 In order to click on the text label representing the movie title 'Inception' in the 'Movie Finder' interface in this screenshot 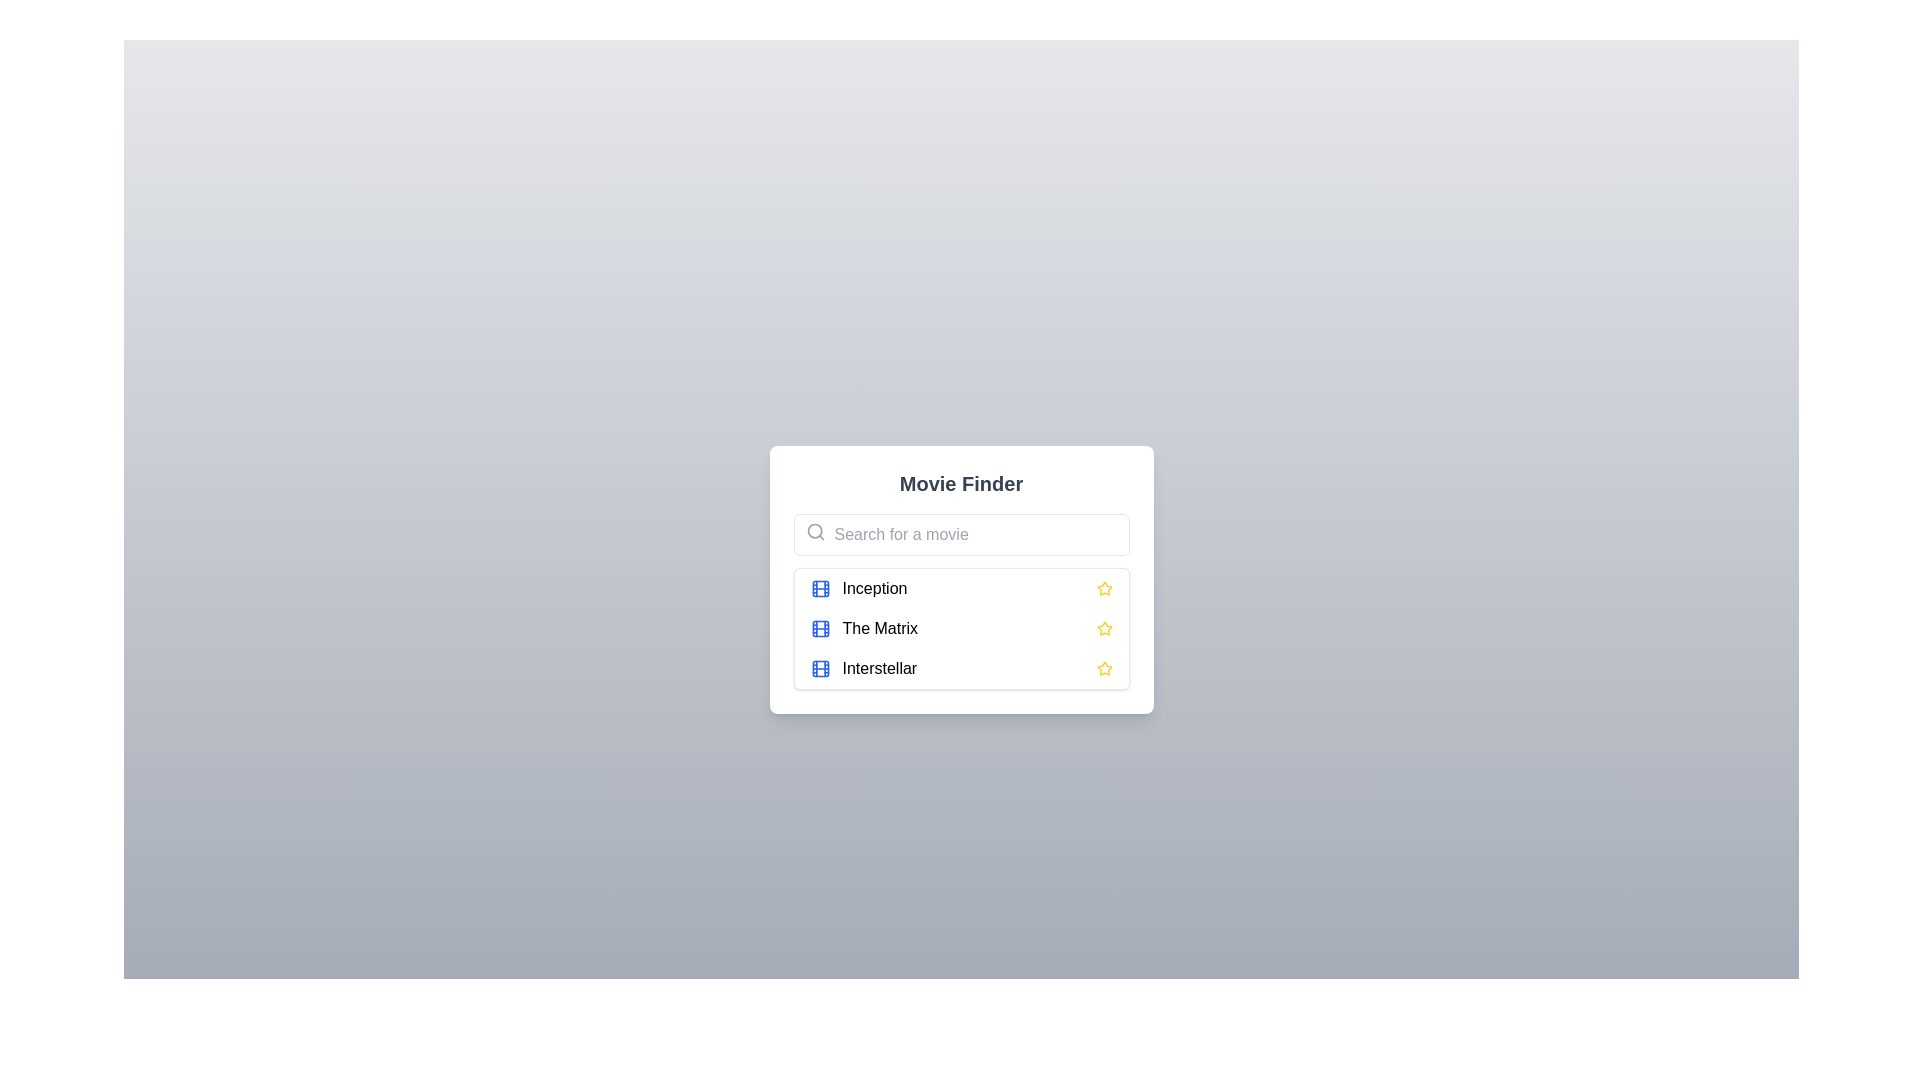, I will do `click(874, 588)`.